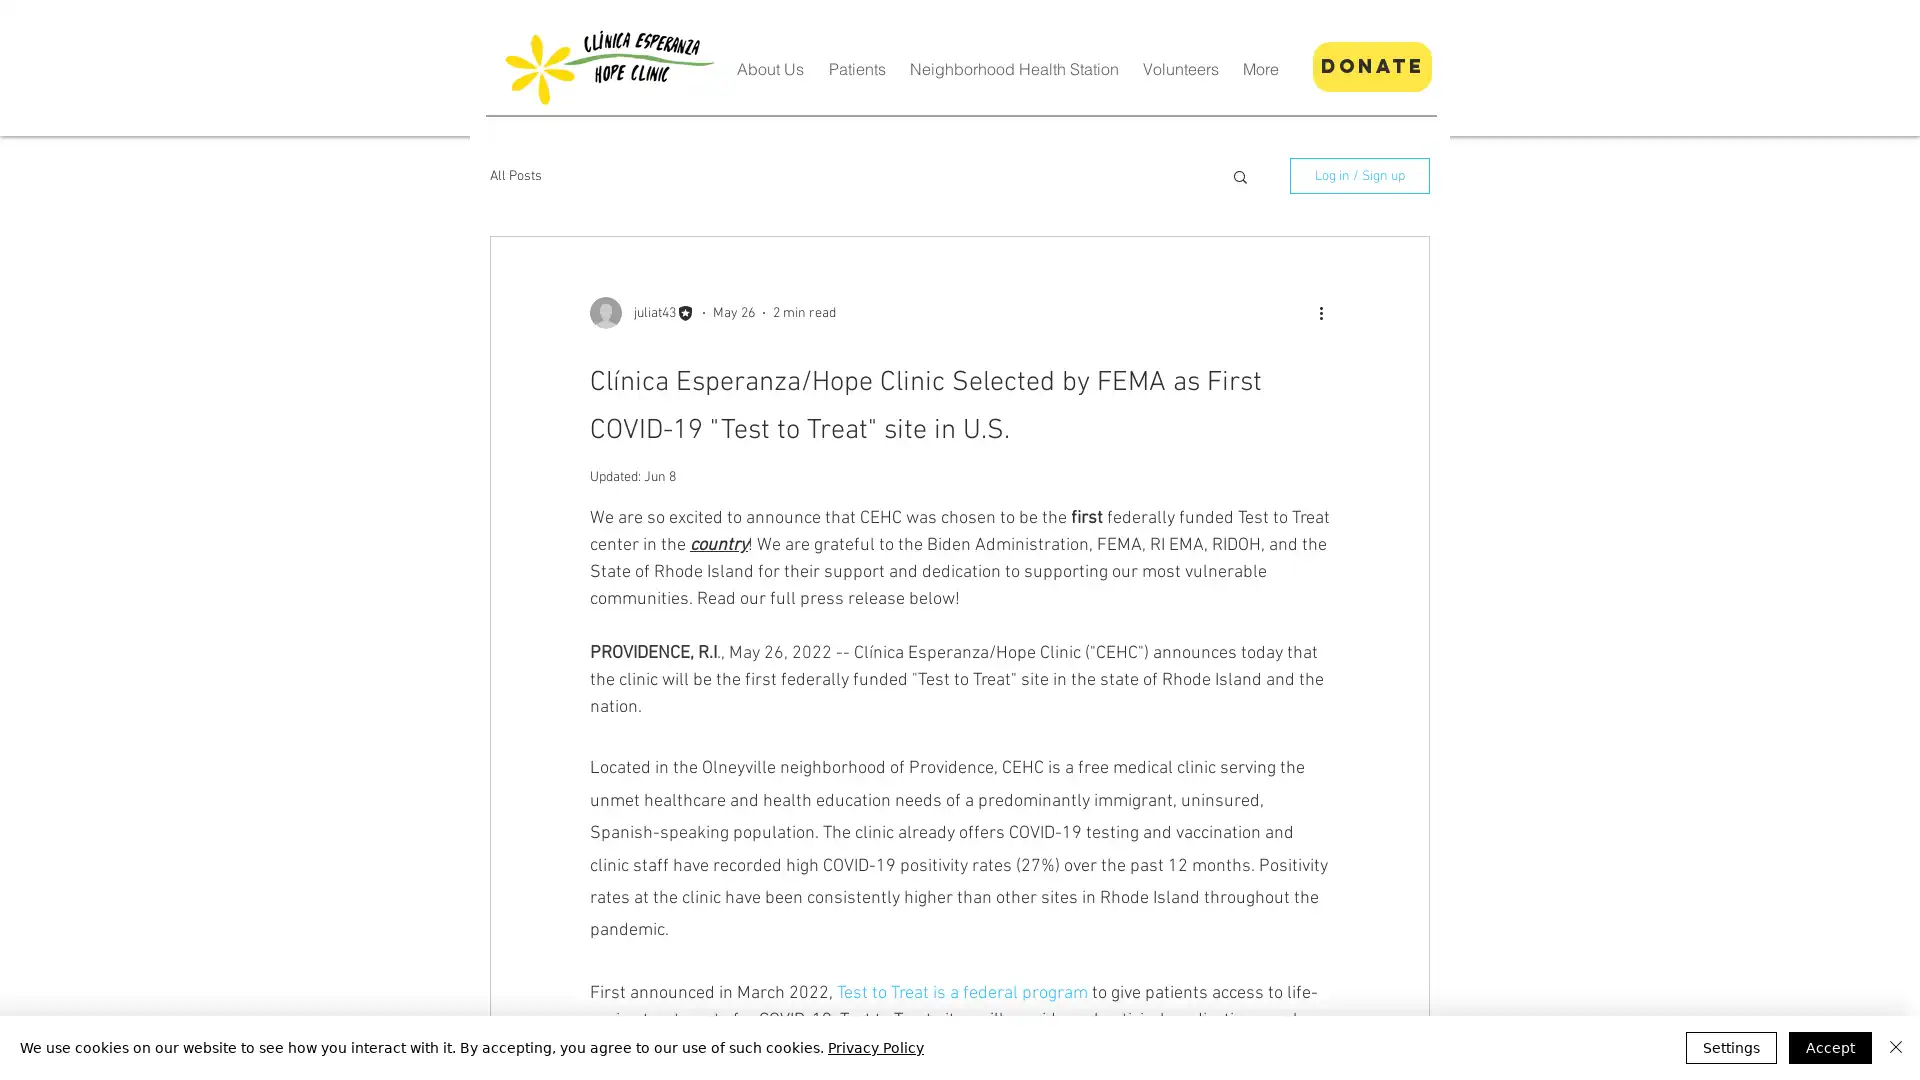 This screenshot has height=1080, width=1920. I want to click on Settings, so click(1730, 1047).